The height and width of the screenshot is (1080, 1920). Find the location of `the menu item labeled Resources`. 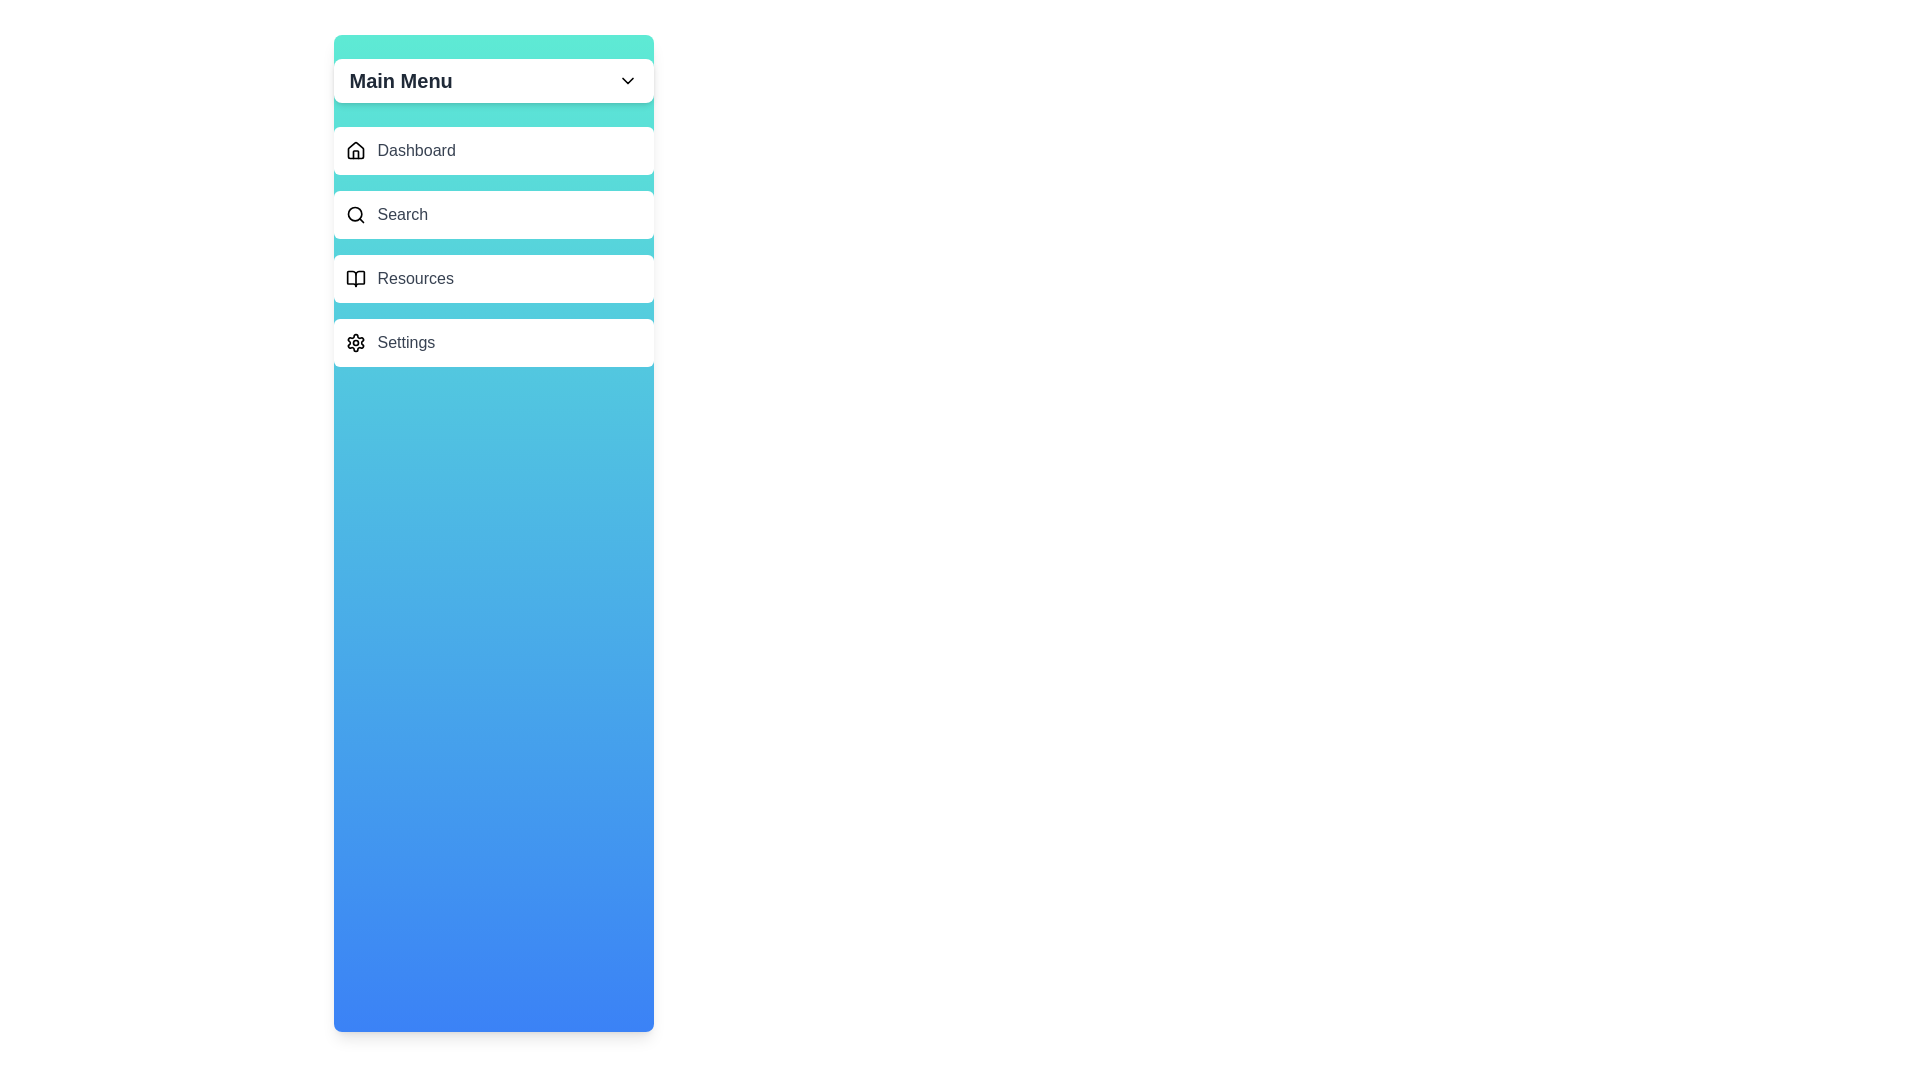

the menu item labeled Resources is located at coordinates (493, 278).